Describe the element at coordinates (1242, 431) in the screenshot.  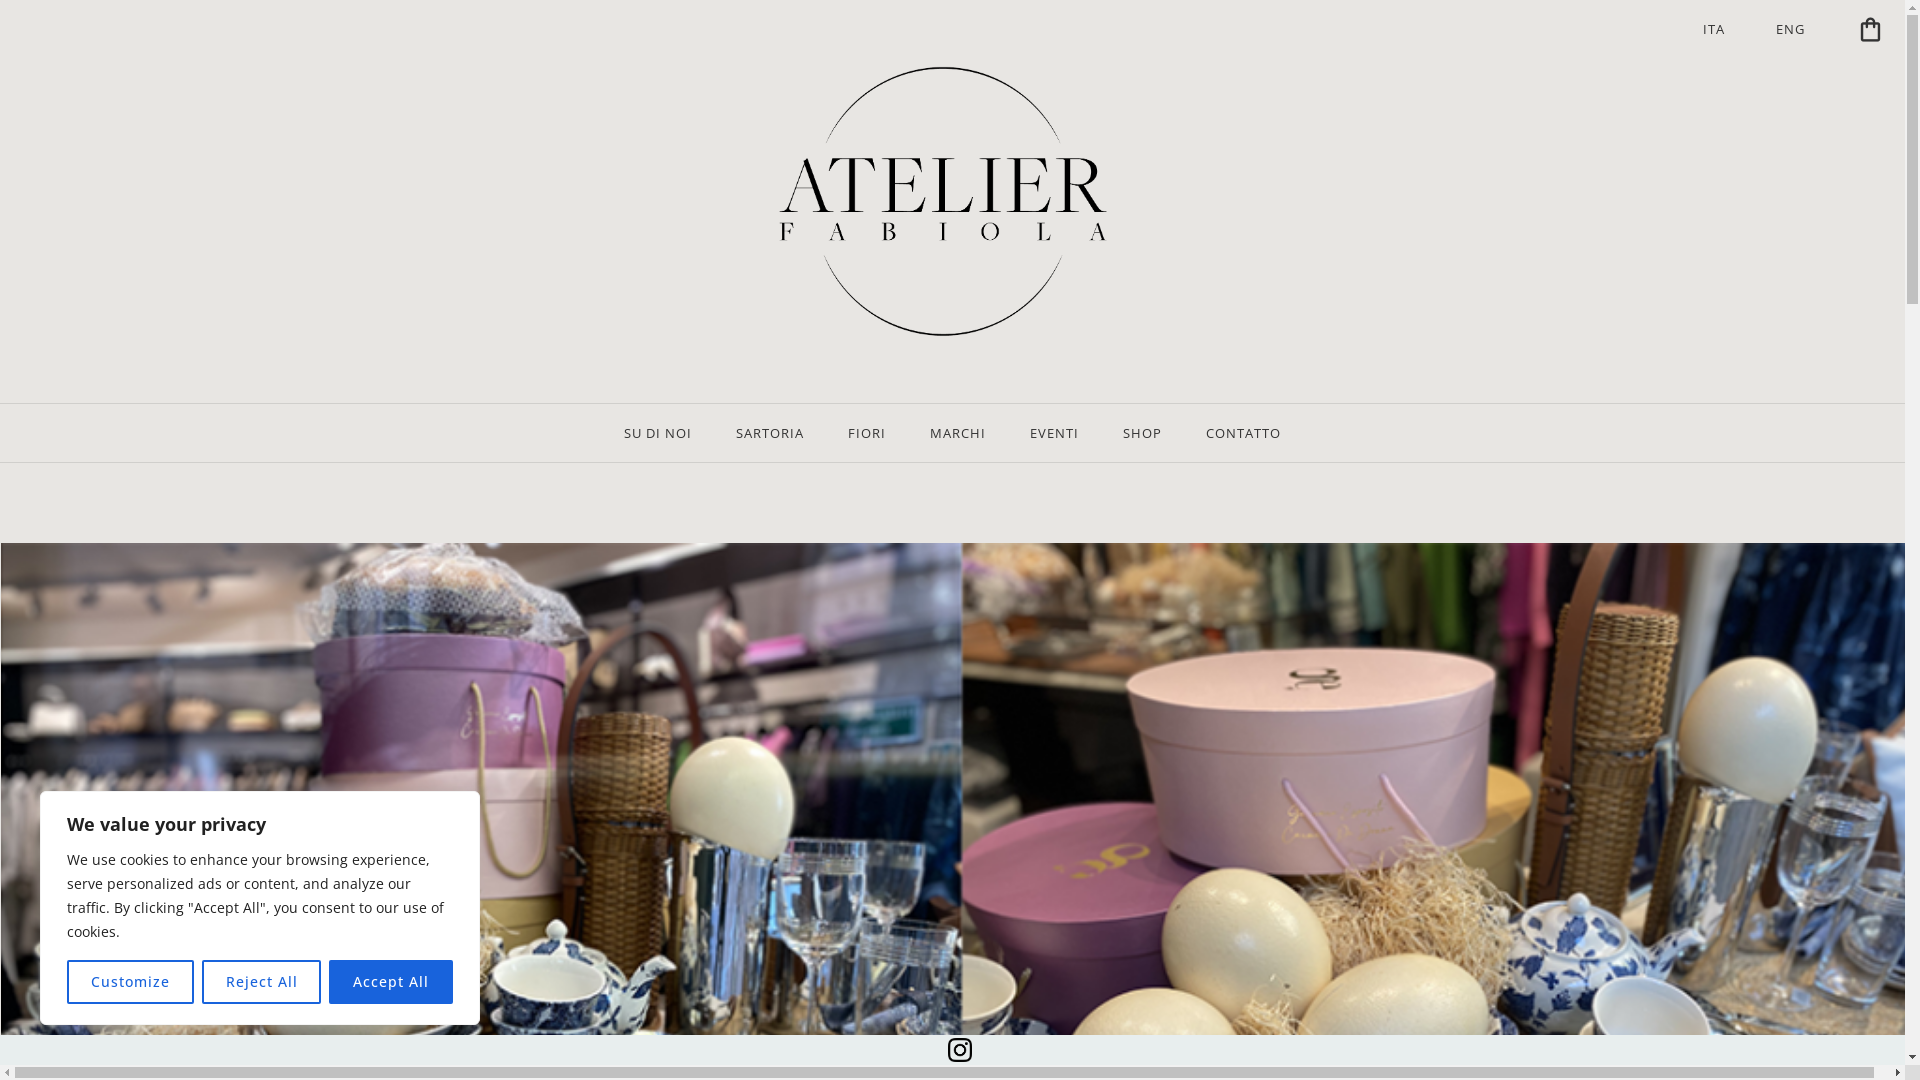
I see `'CONTATTO'` at that location.